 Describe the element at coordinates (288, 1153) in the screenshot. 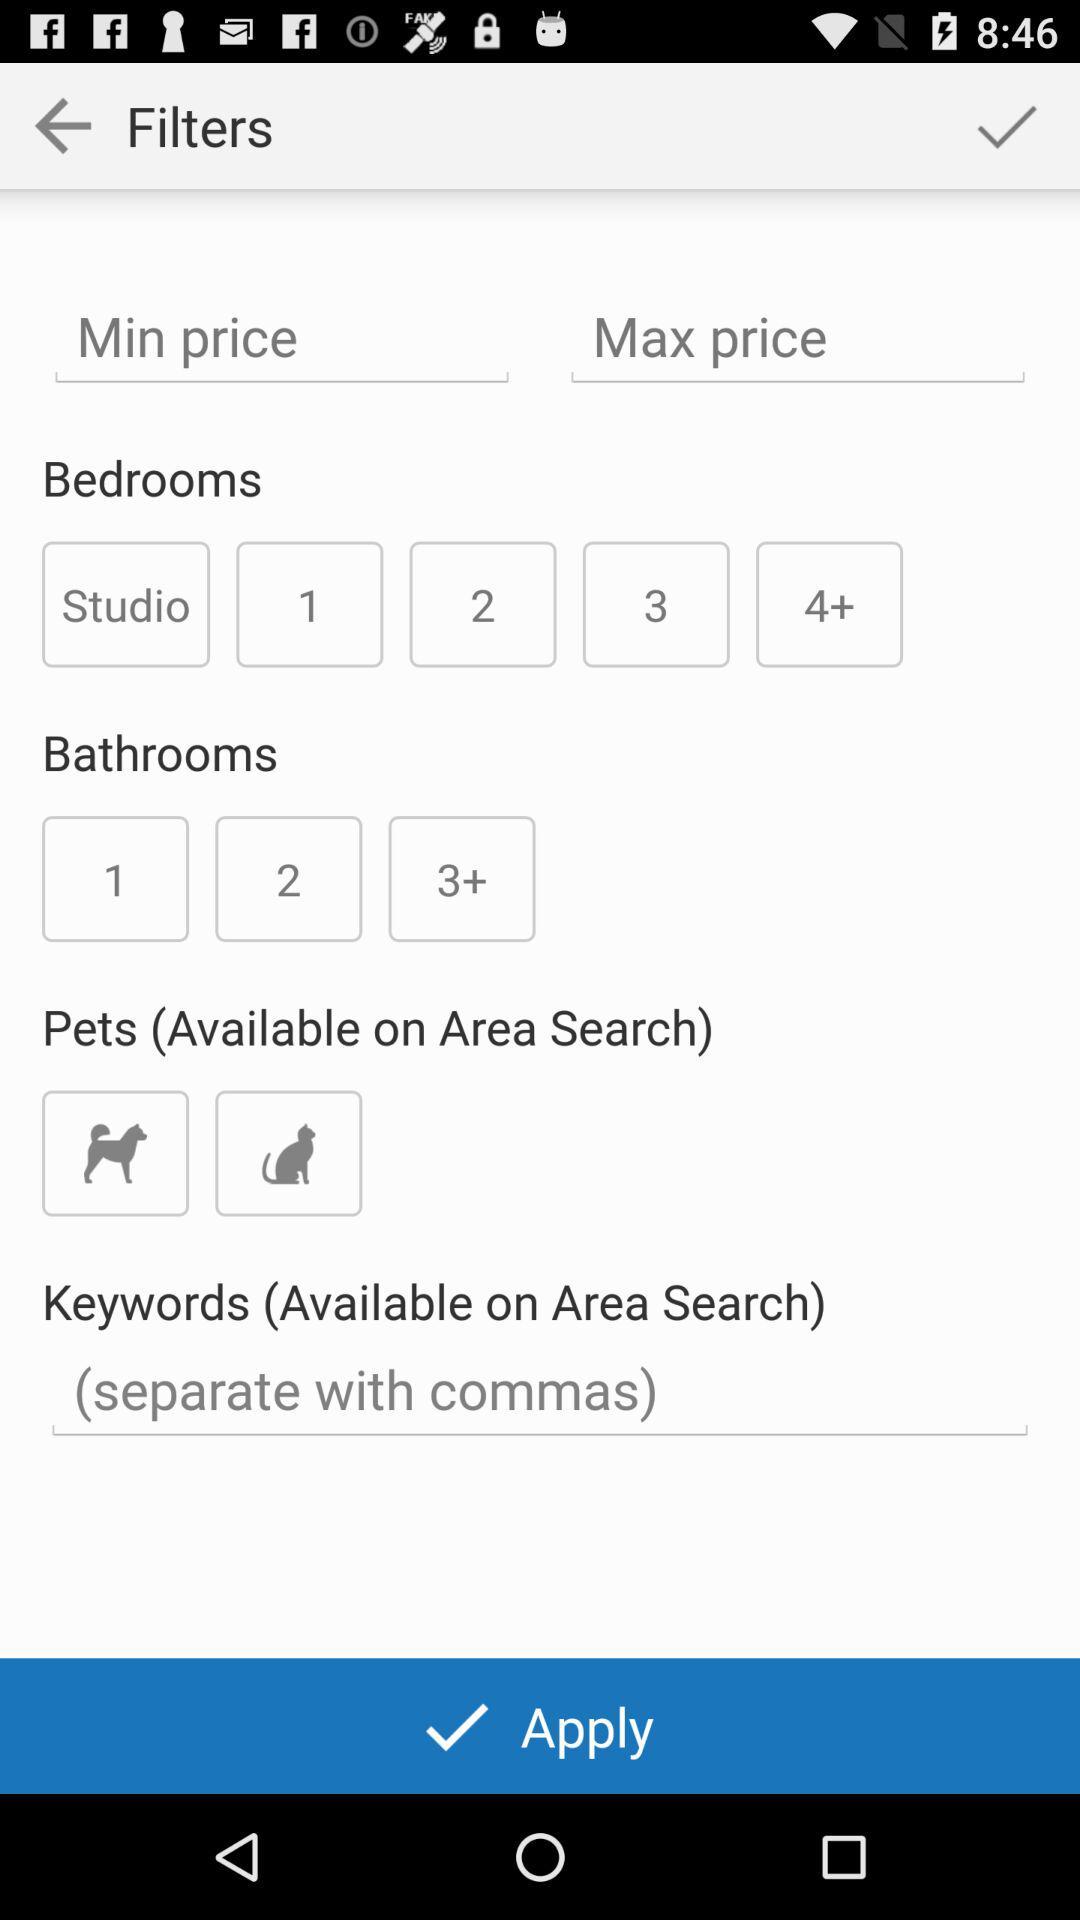

I see `cat icon` at that location.